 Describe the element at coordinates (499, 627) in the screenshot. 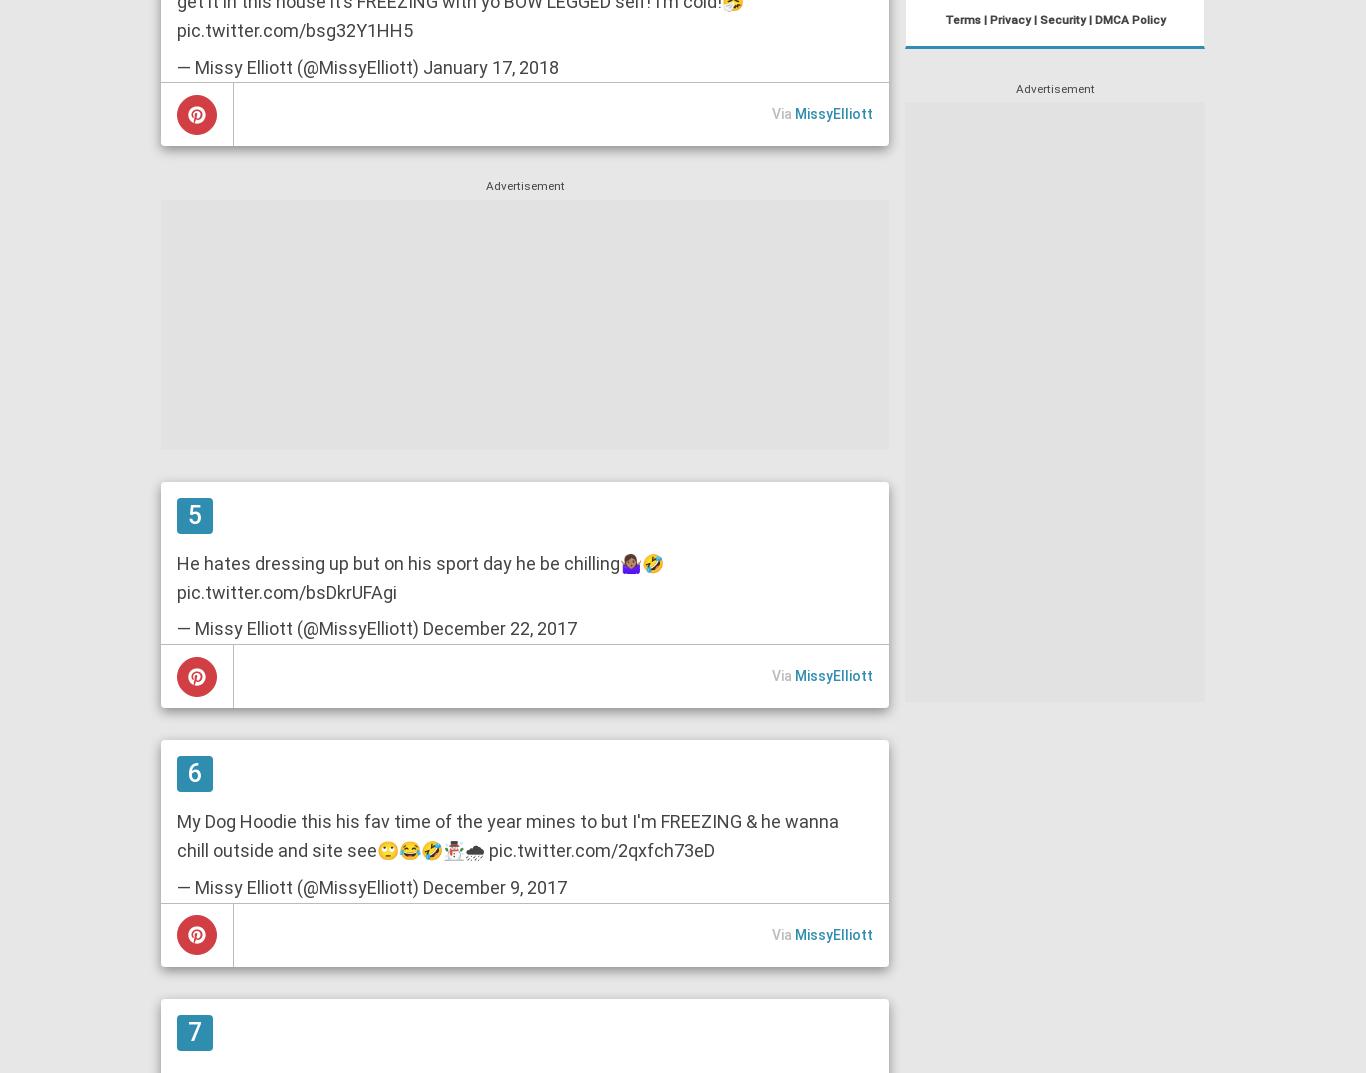

I see `'December 22, 2017'` at that location.